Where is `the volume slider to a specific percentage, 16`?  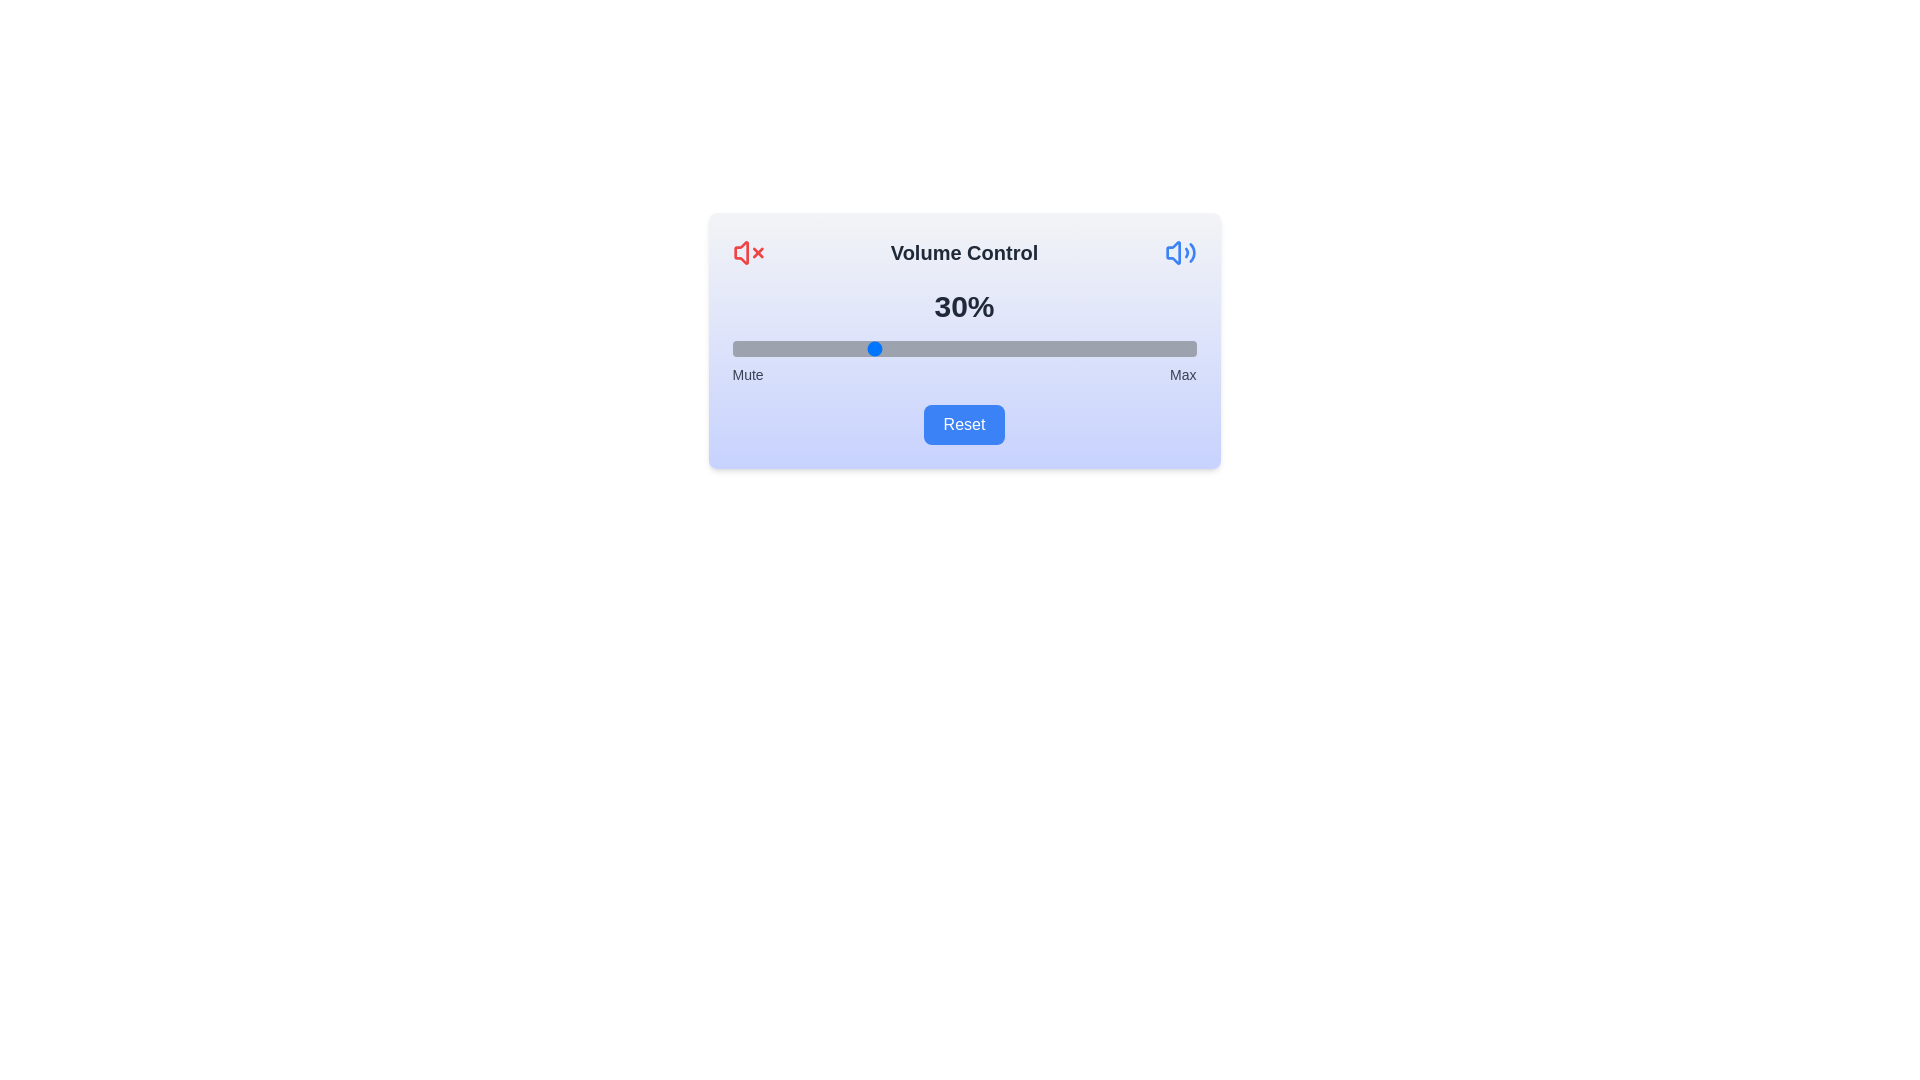
the volume slider to a specific percentage, 16 is located at coordinates (806, 347).